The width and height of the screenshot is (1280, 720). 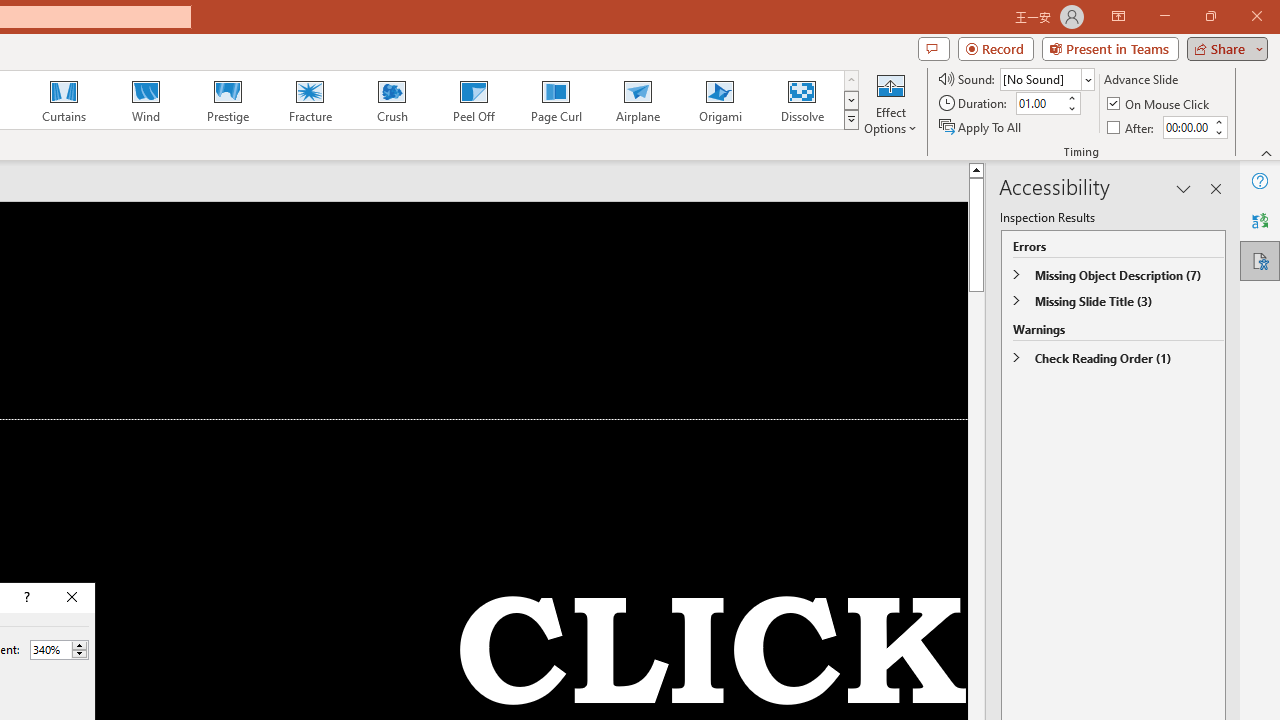 I want to click on 'Peel Off', so click(x=472, y=100).